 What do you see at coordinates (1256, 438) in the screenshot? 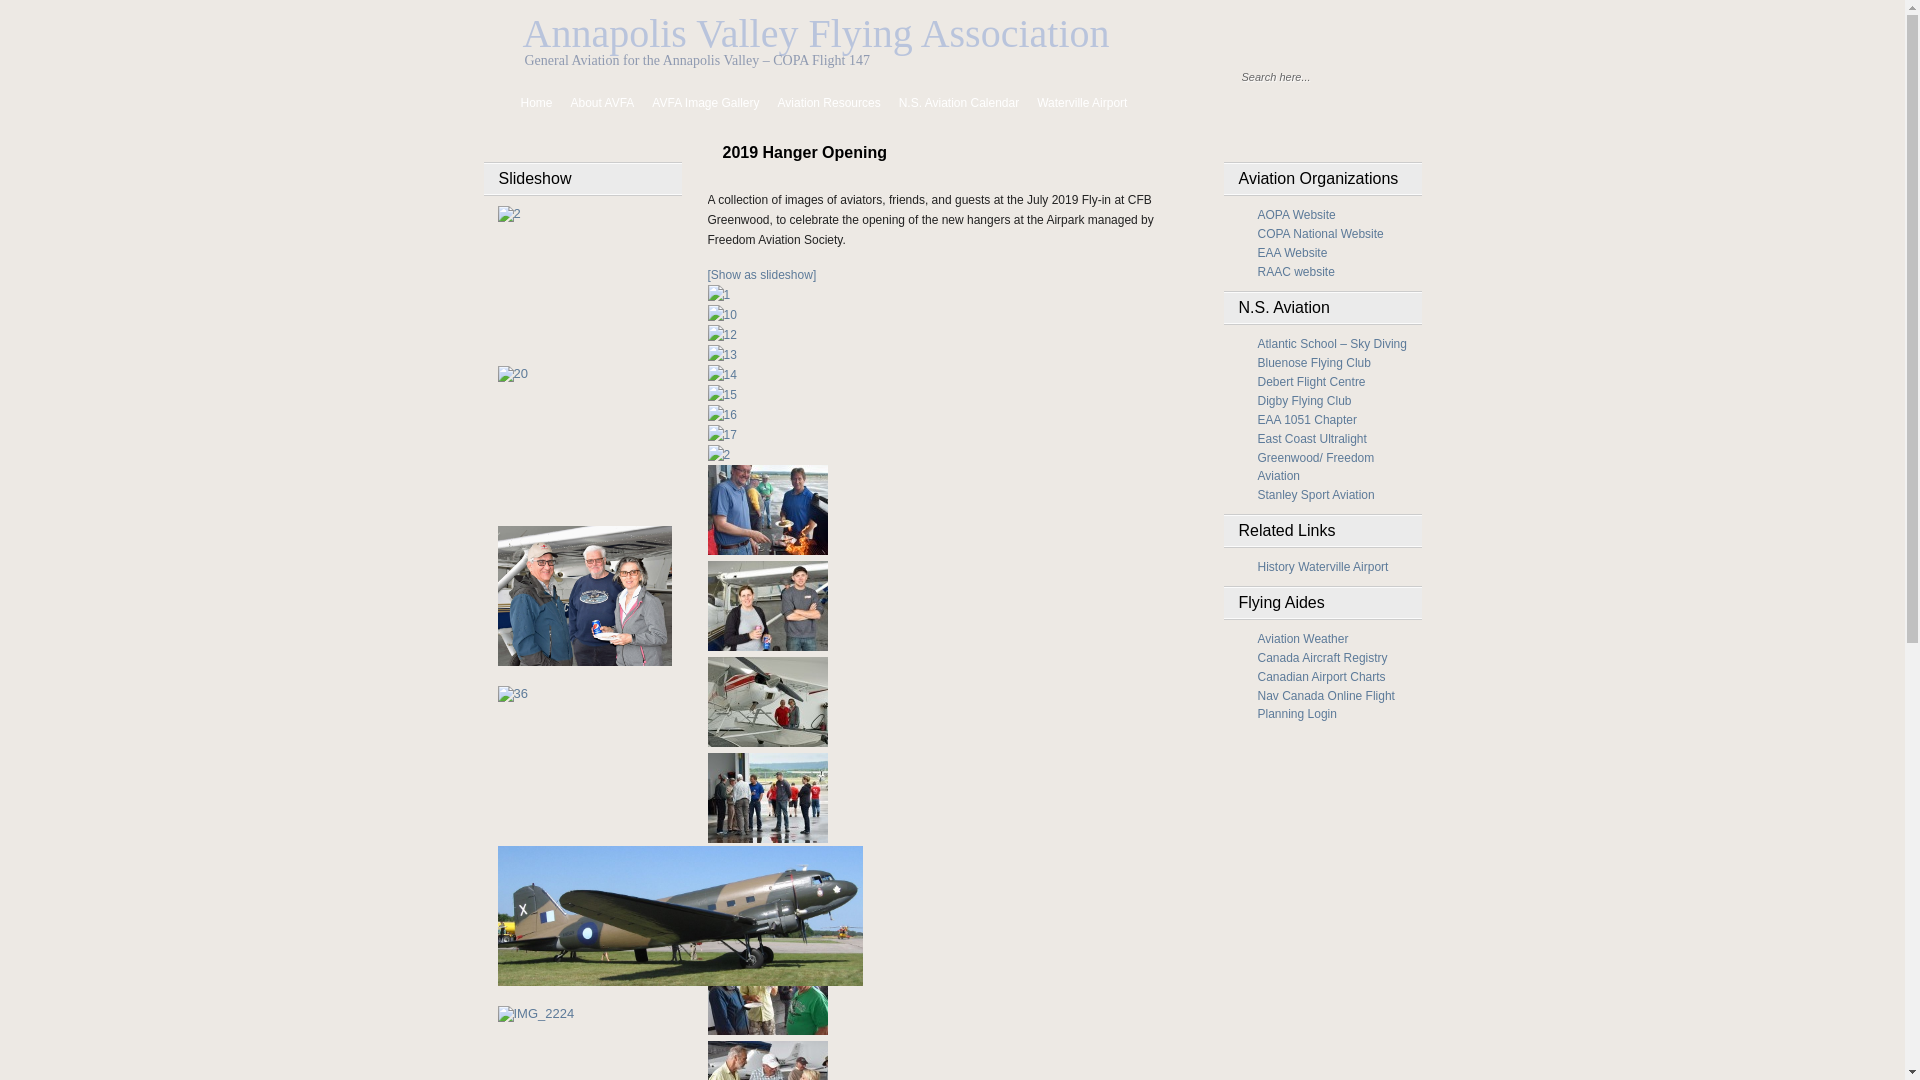
I see `'East Coast Ultralight'` at bounding box center [1256, 438].